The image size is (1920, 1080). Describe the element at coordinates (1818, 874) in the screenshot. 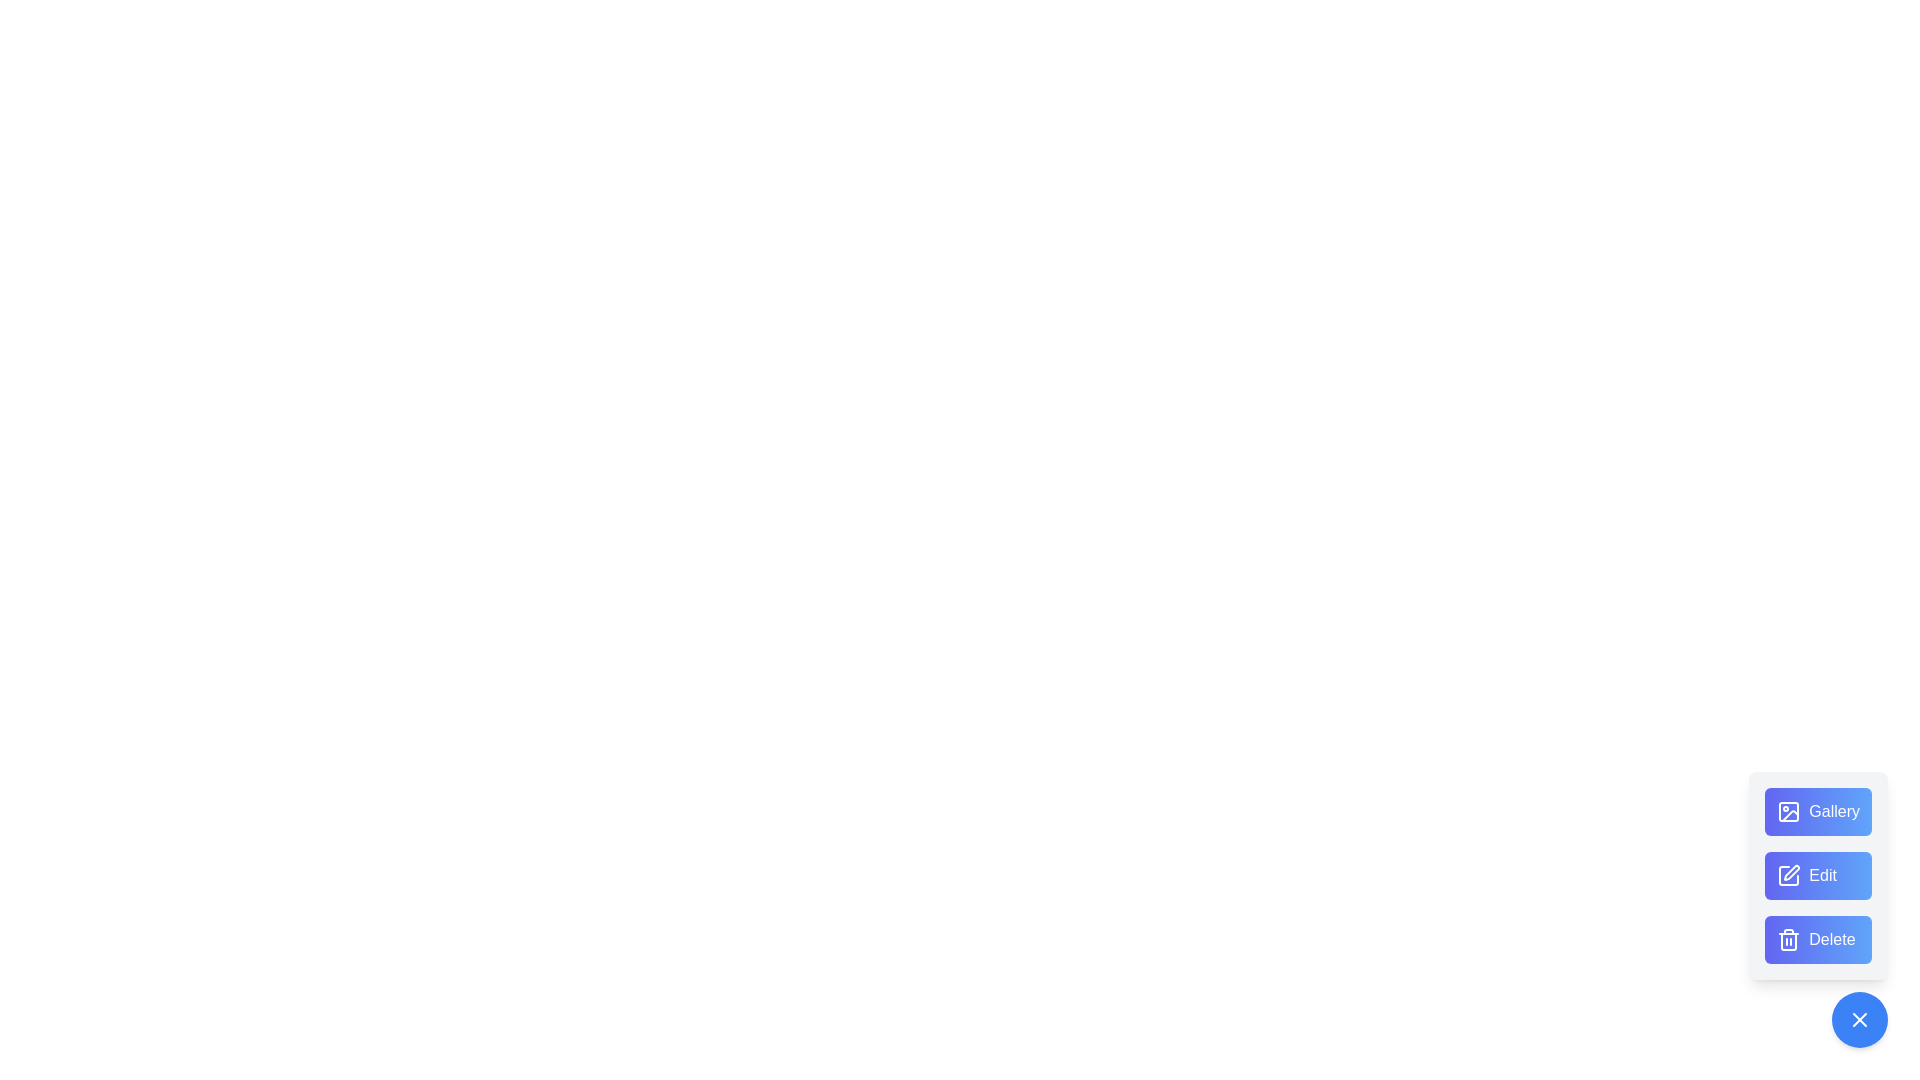

I see `the 'Edit' button to access editing features` at that location.